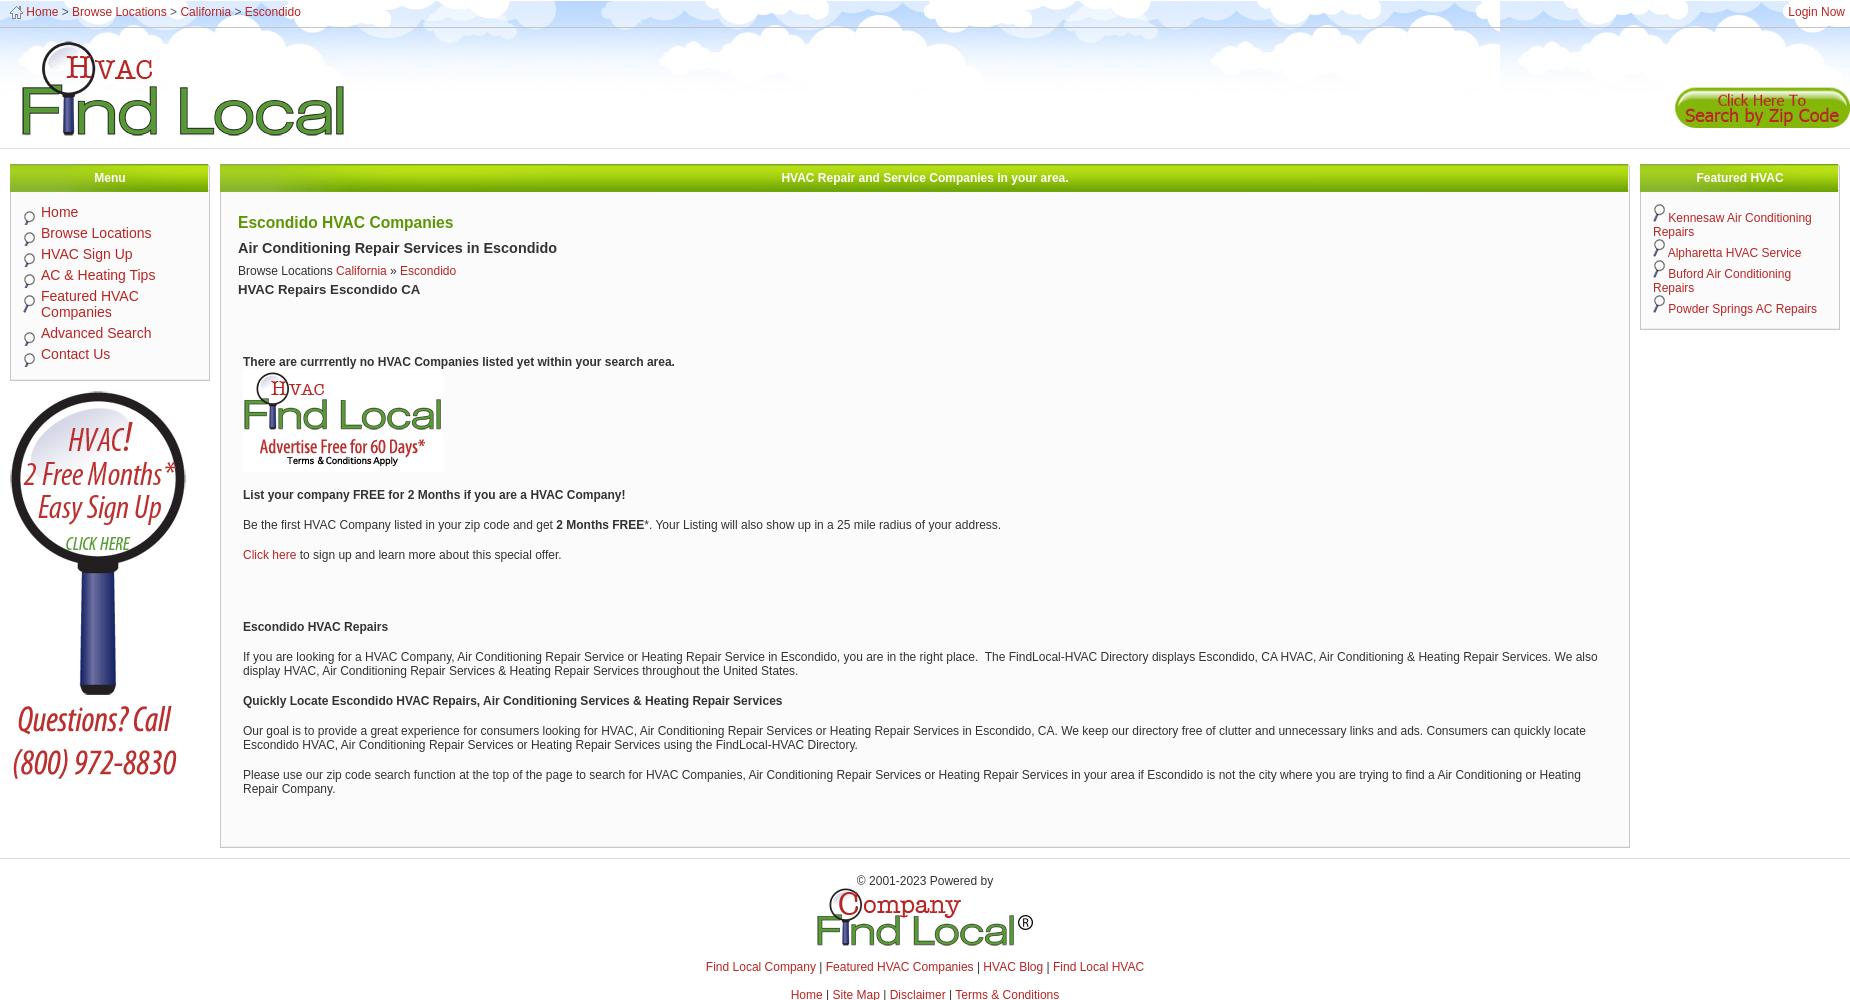 The image size is (1850, 1000). What do you see at coordinates (433, 494) in the screenshot?
I see `'List your company FREE for 2 Months if you are a HVAC Company!'` at bounding box center [433, 494].